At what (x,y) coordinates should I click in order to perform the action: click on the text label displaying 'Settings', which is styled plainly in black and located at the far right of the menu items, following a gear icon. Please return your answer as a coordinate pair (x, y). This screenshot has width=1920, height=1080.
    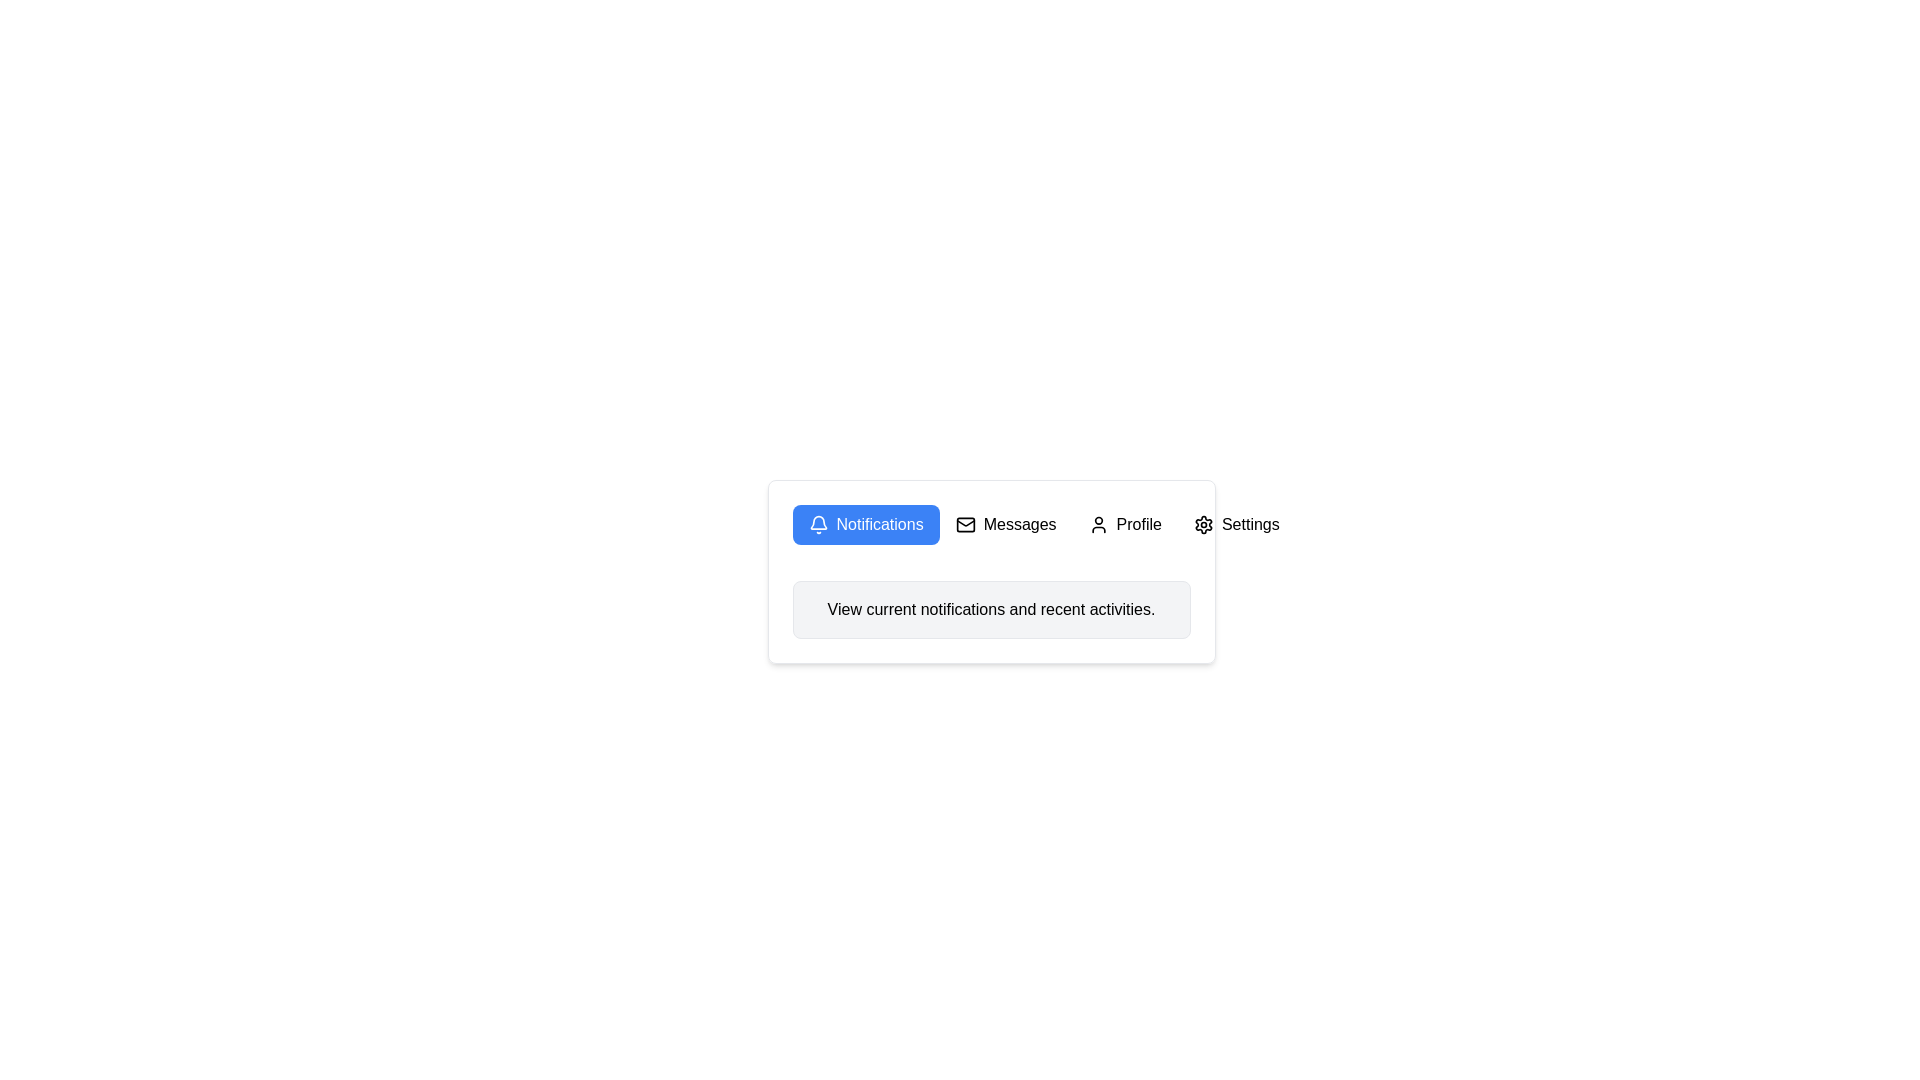
    Looking at the image, I should click on (1249, 523).